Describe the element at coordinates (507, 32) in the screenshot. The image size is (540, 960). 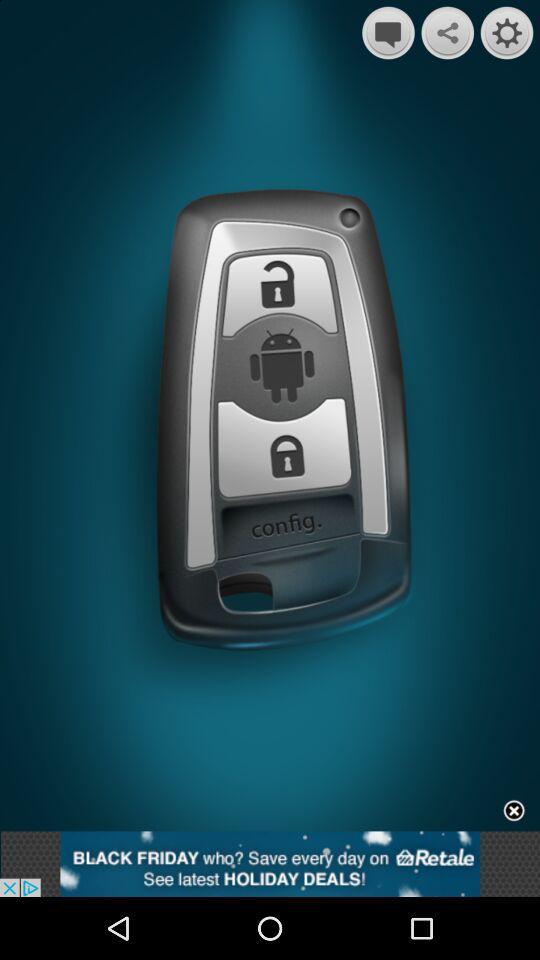
I see `settings option` at that location.